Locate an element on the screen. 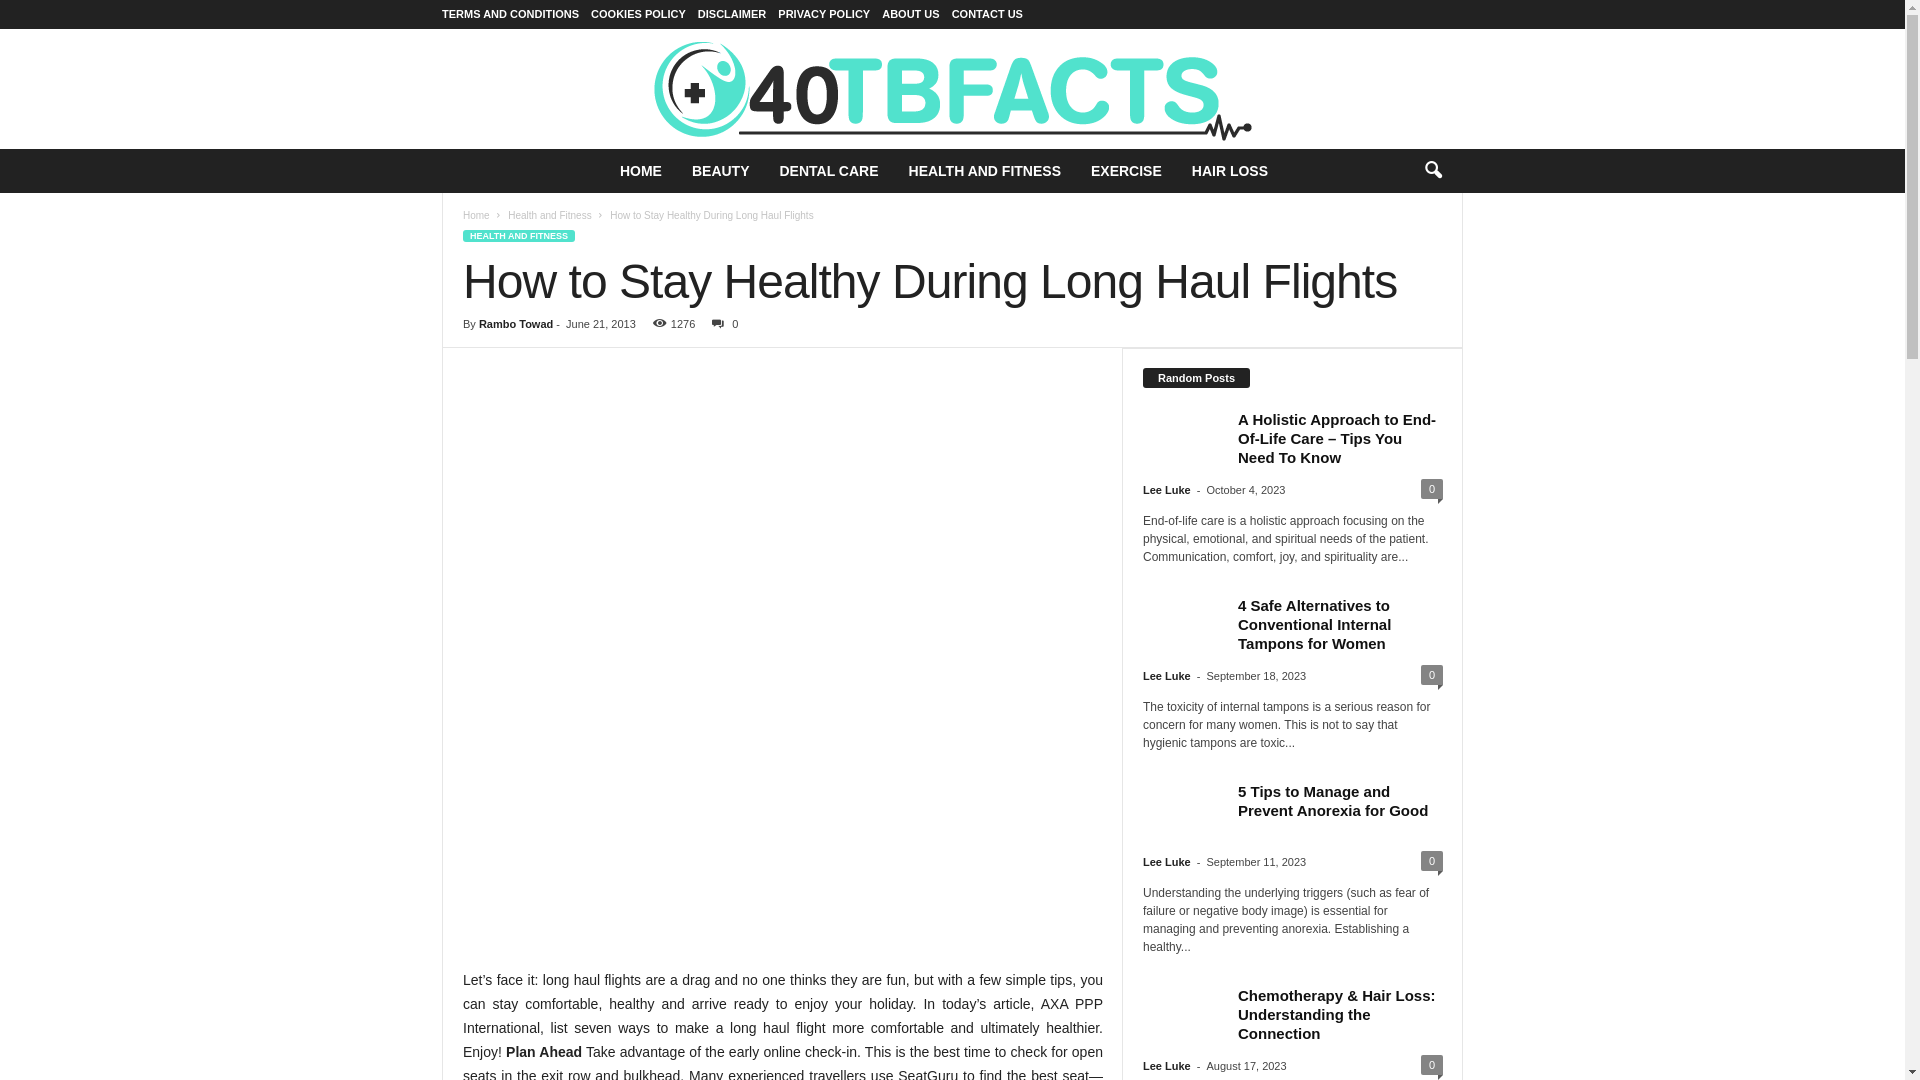  'Home' is located at coordinates (475, 215).